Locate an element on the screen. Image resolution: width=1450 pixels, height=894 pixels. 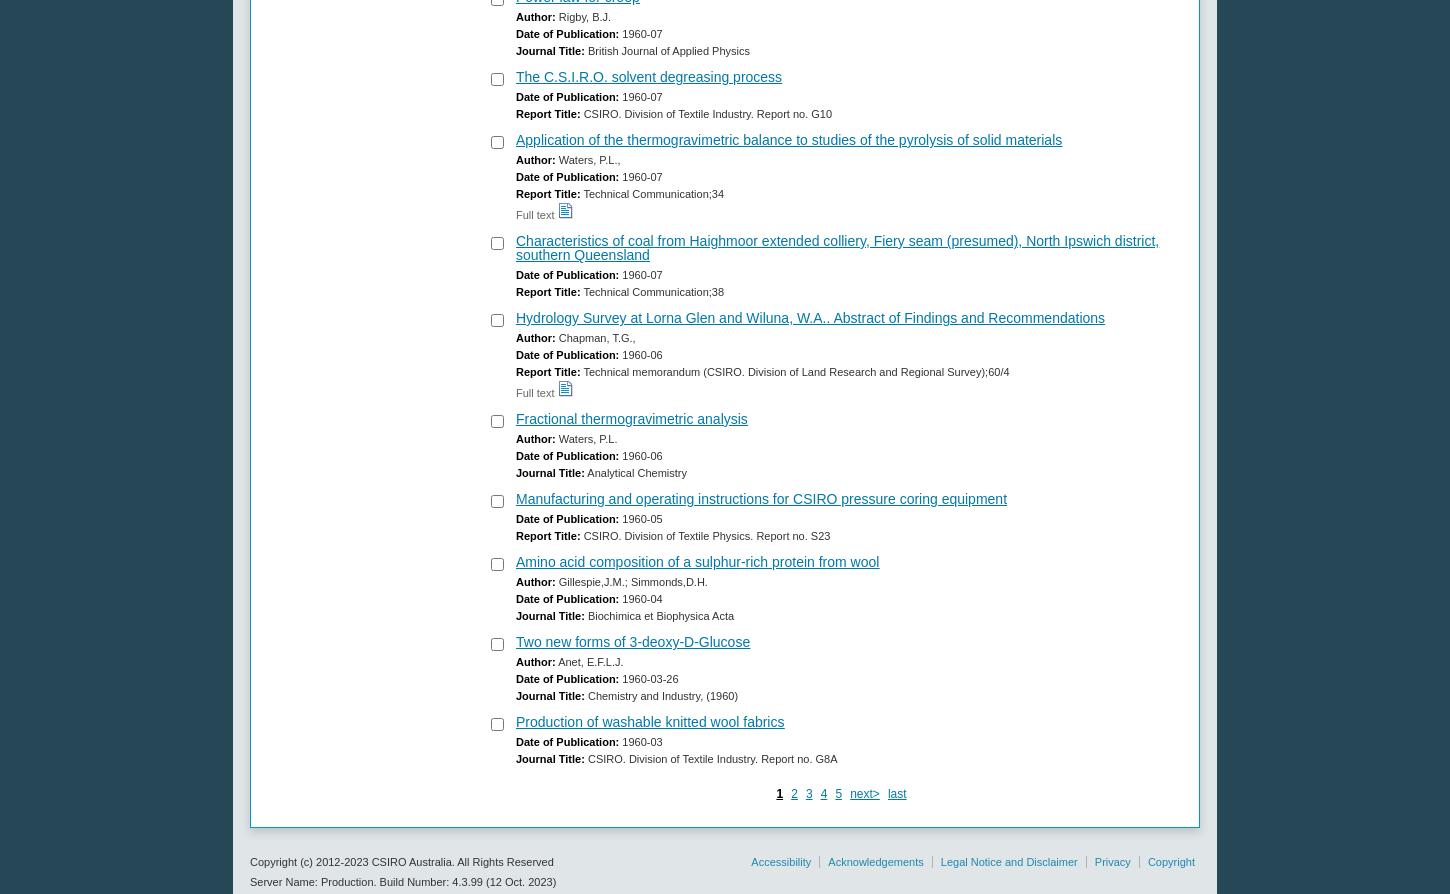
'2' is located at coordinates (794, 792).